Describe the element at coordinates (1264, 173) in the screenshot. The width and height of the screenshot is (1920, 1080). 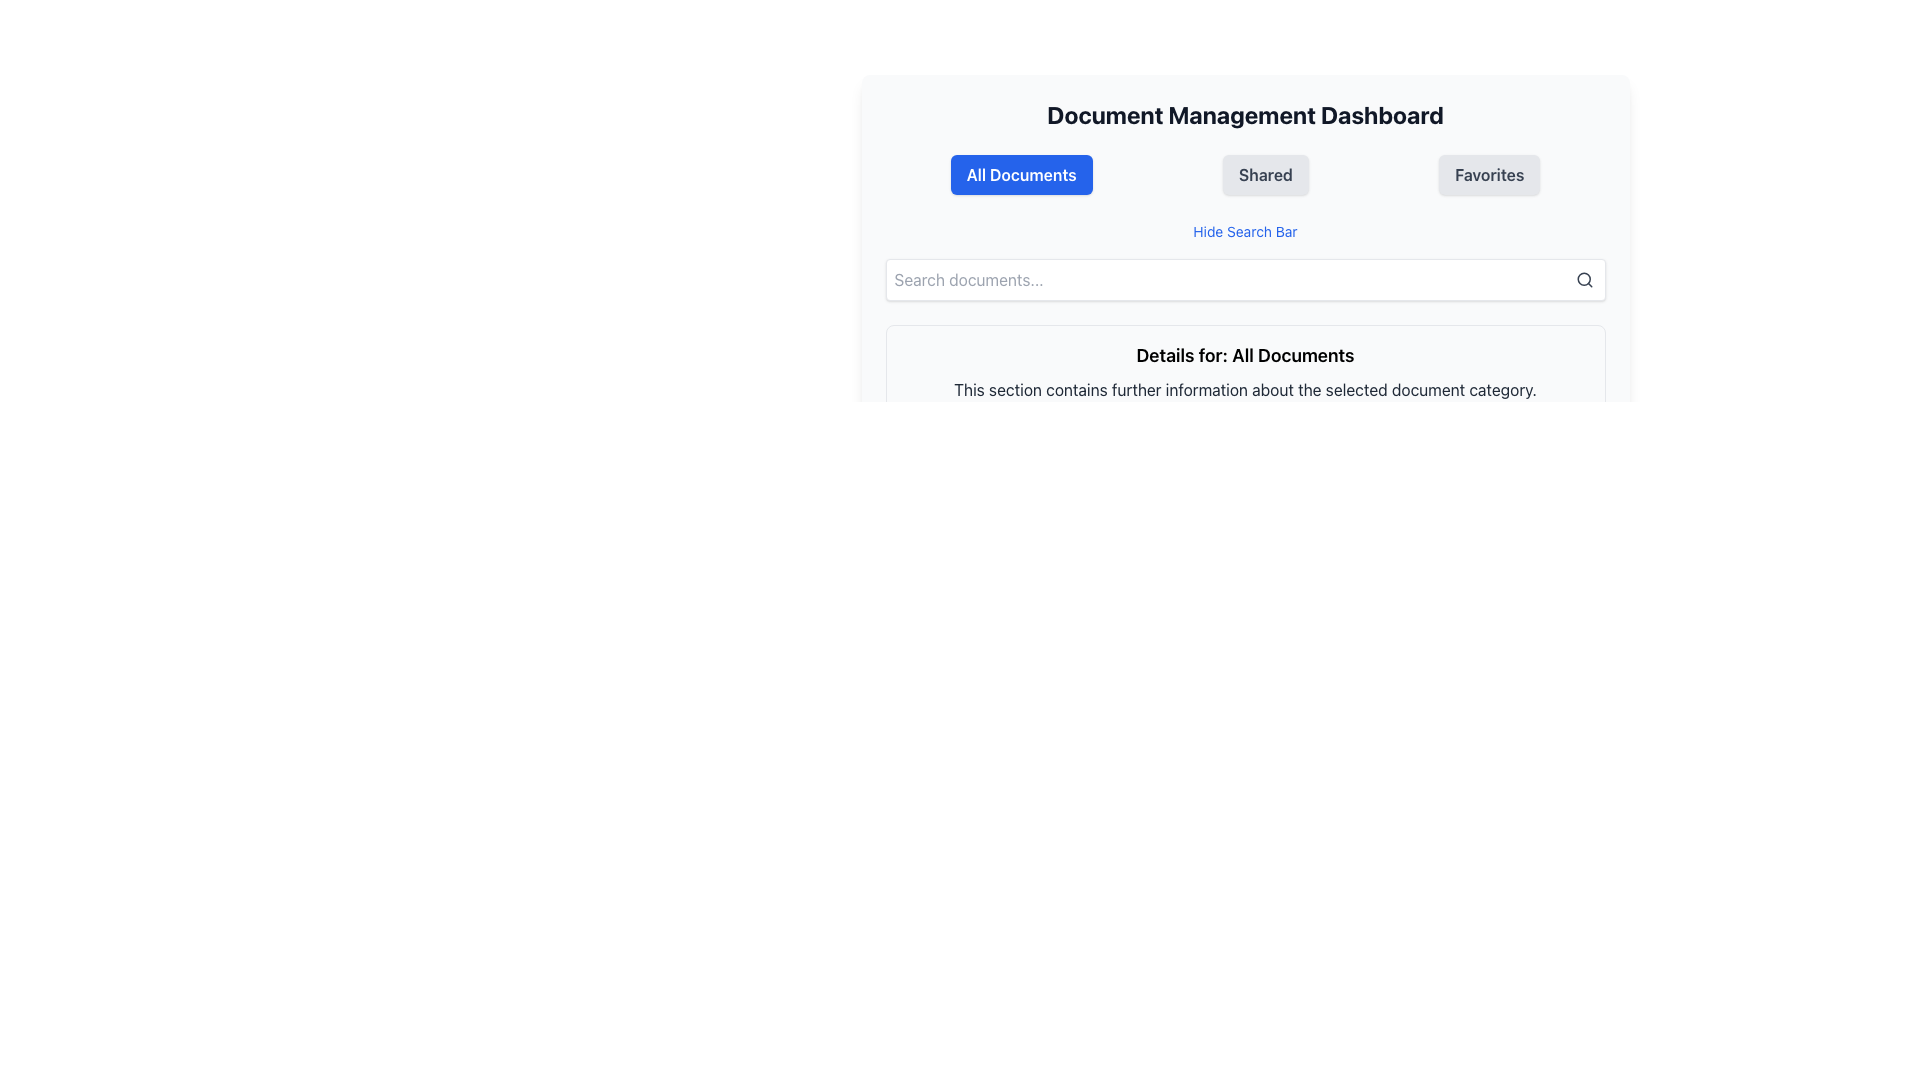
I see `the pill-shaped button labeled 'Shared' with a gray background` at that location.